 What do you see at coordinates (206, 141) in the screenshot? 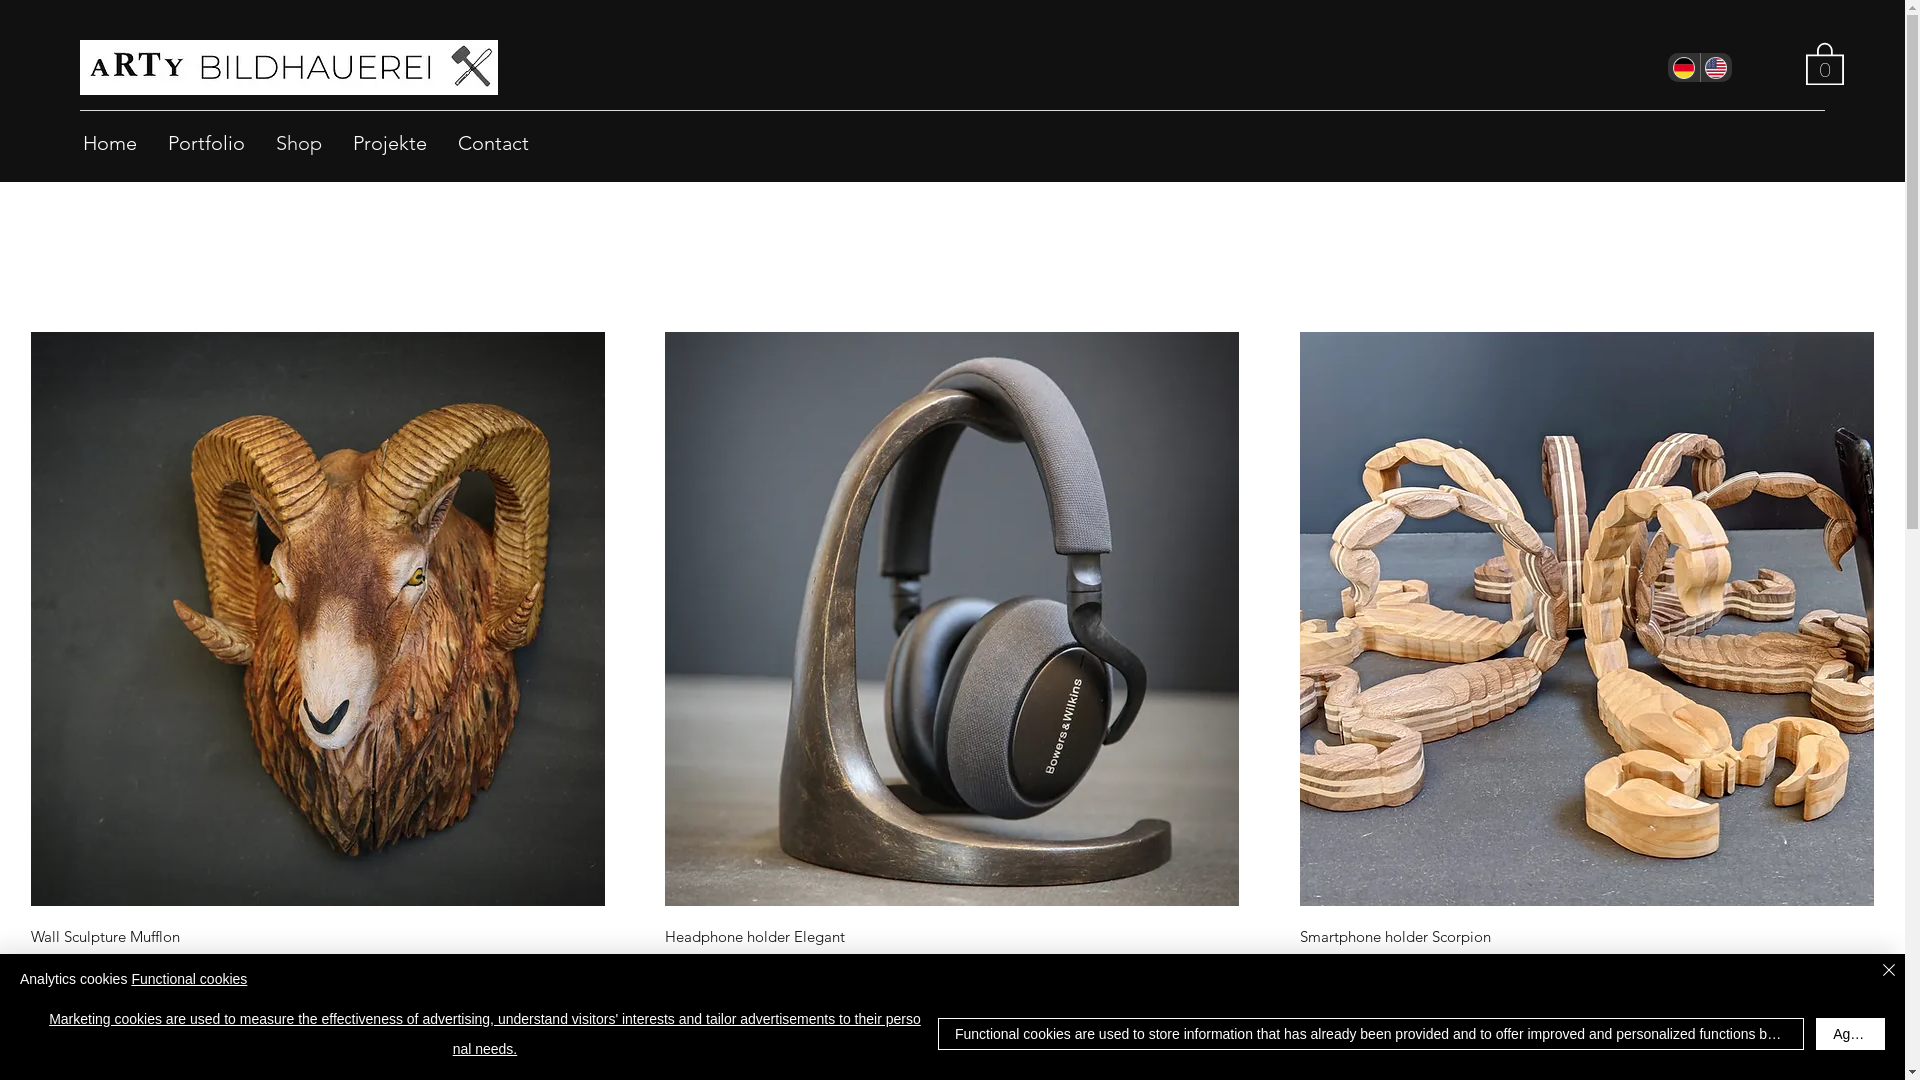
I see `'Portfolio'` at bounding box center [206, 141].